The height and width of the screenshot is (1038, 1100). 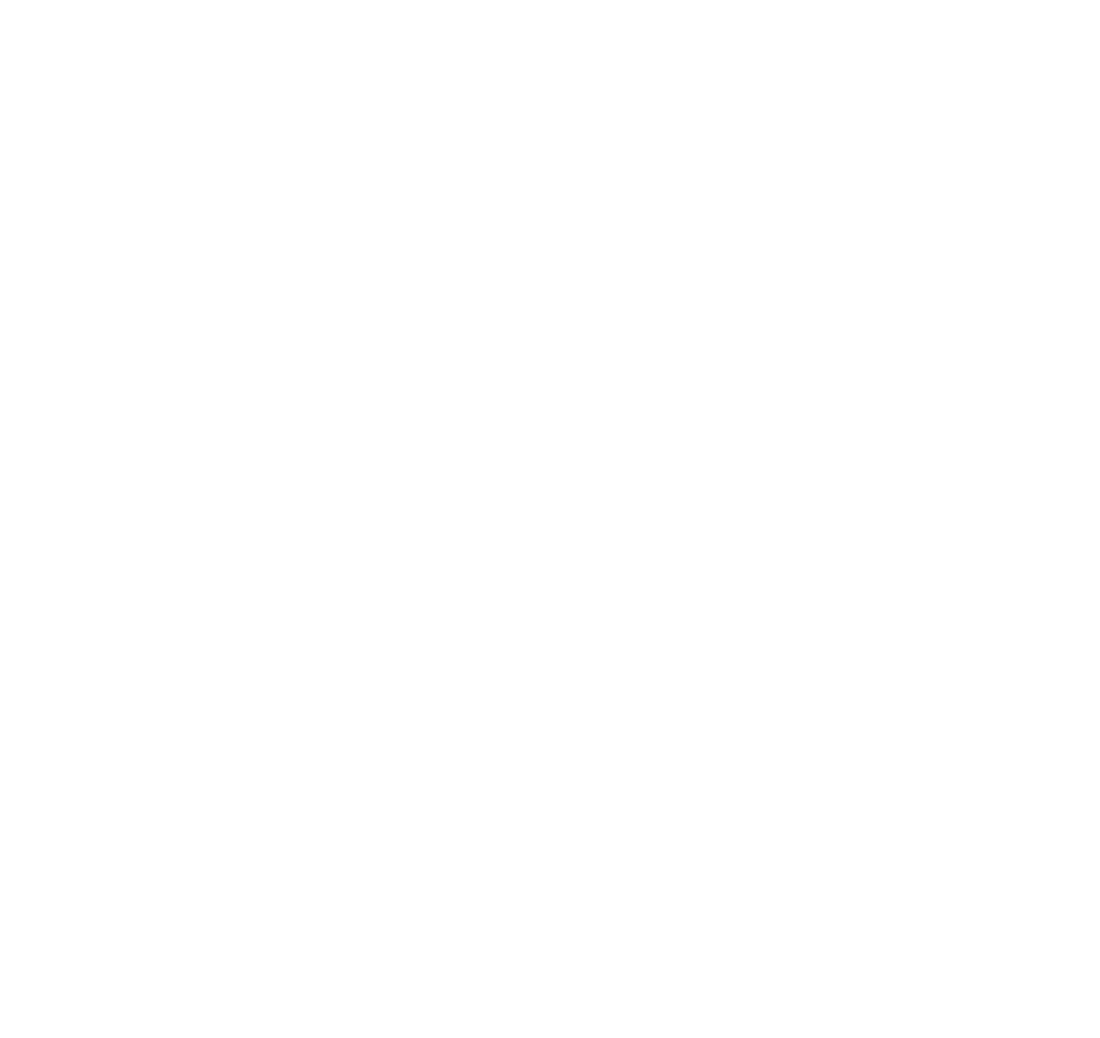 I want to click on 'The right to restrict processing – You have the right to request that IOPSYS restrict the processing of your personal data, under certain conditions.', so click(x=102, y=221).